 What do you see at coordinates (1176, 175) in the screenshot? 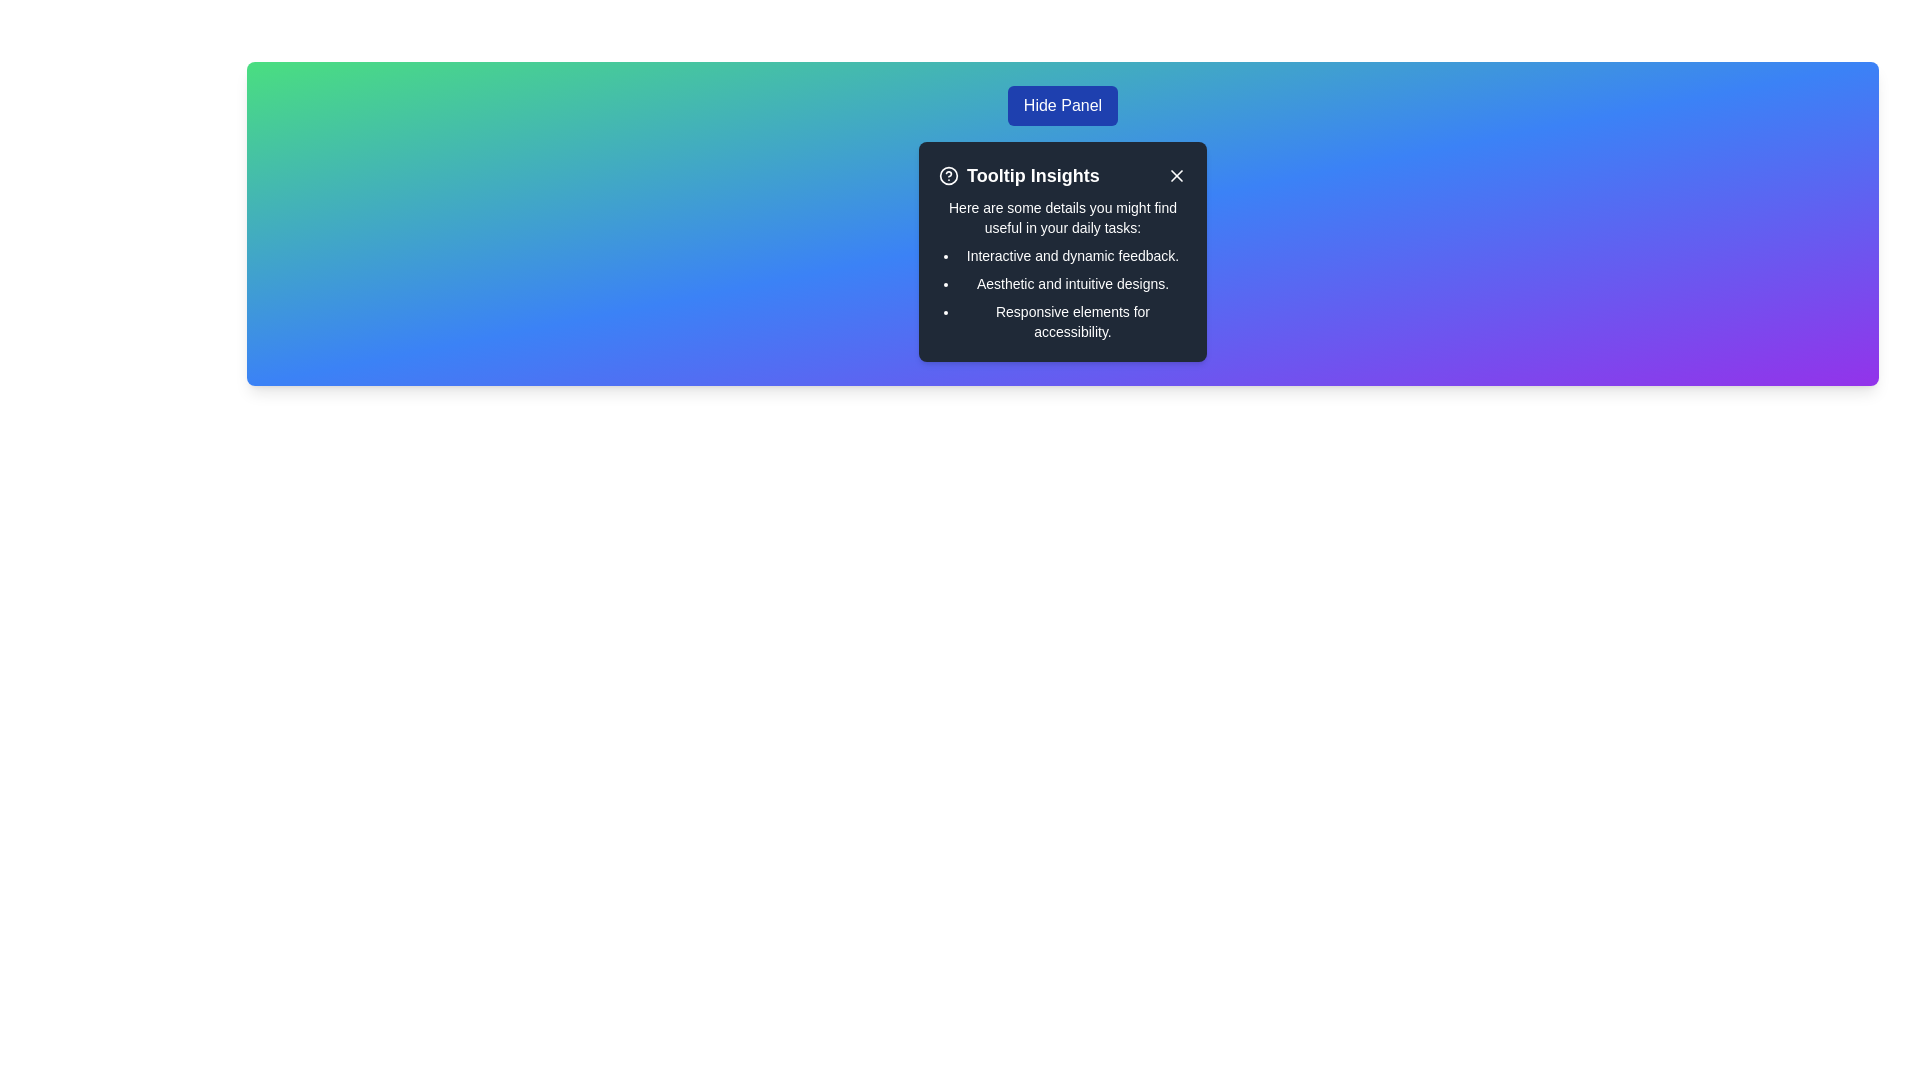
I see `the close icon (×) located at the top-right corner of the 'Tooltip Insights' tooltip` at bounding box center [1176, 175].